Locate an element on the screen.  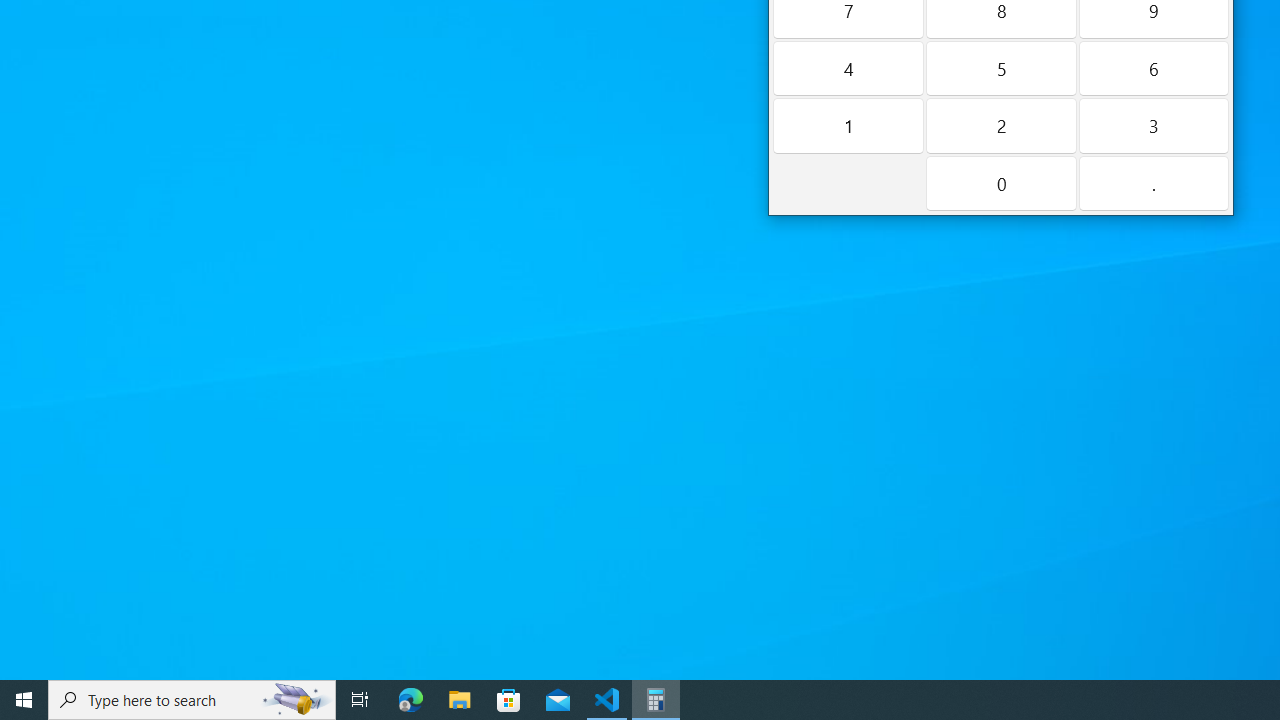
'Six' is located at coordinates (1153, 67).